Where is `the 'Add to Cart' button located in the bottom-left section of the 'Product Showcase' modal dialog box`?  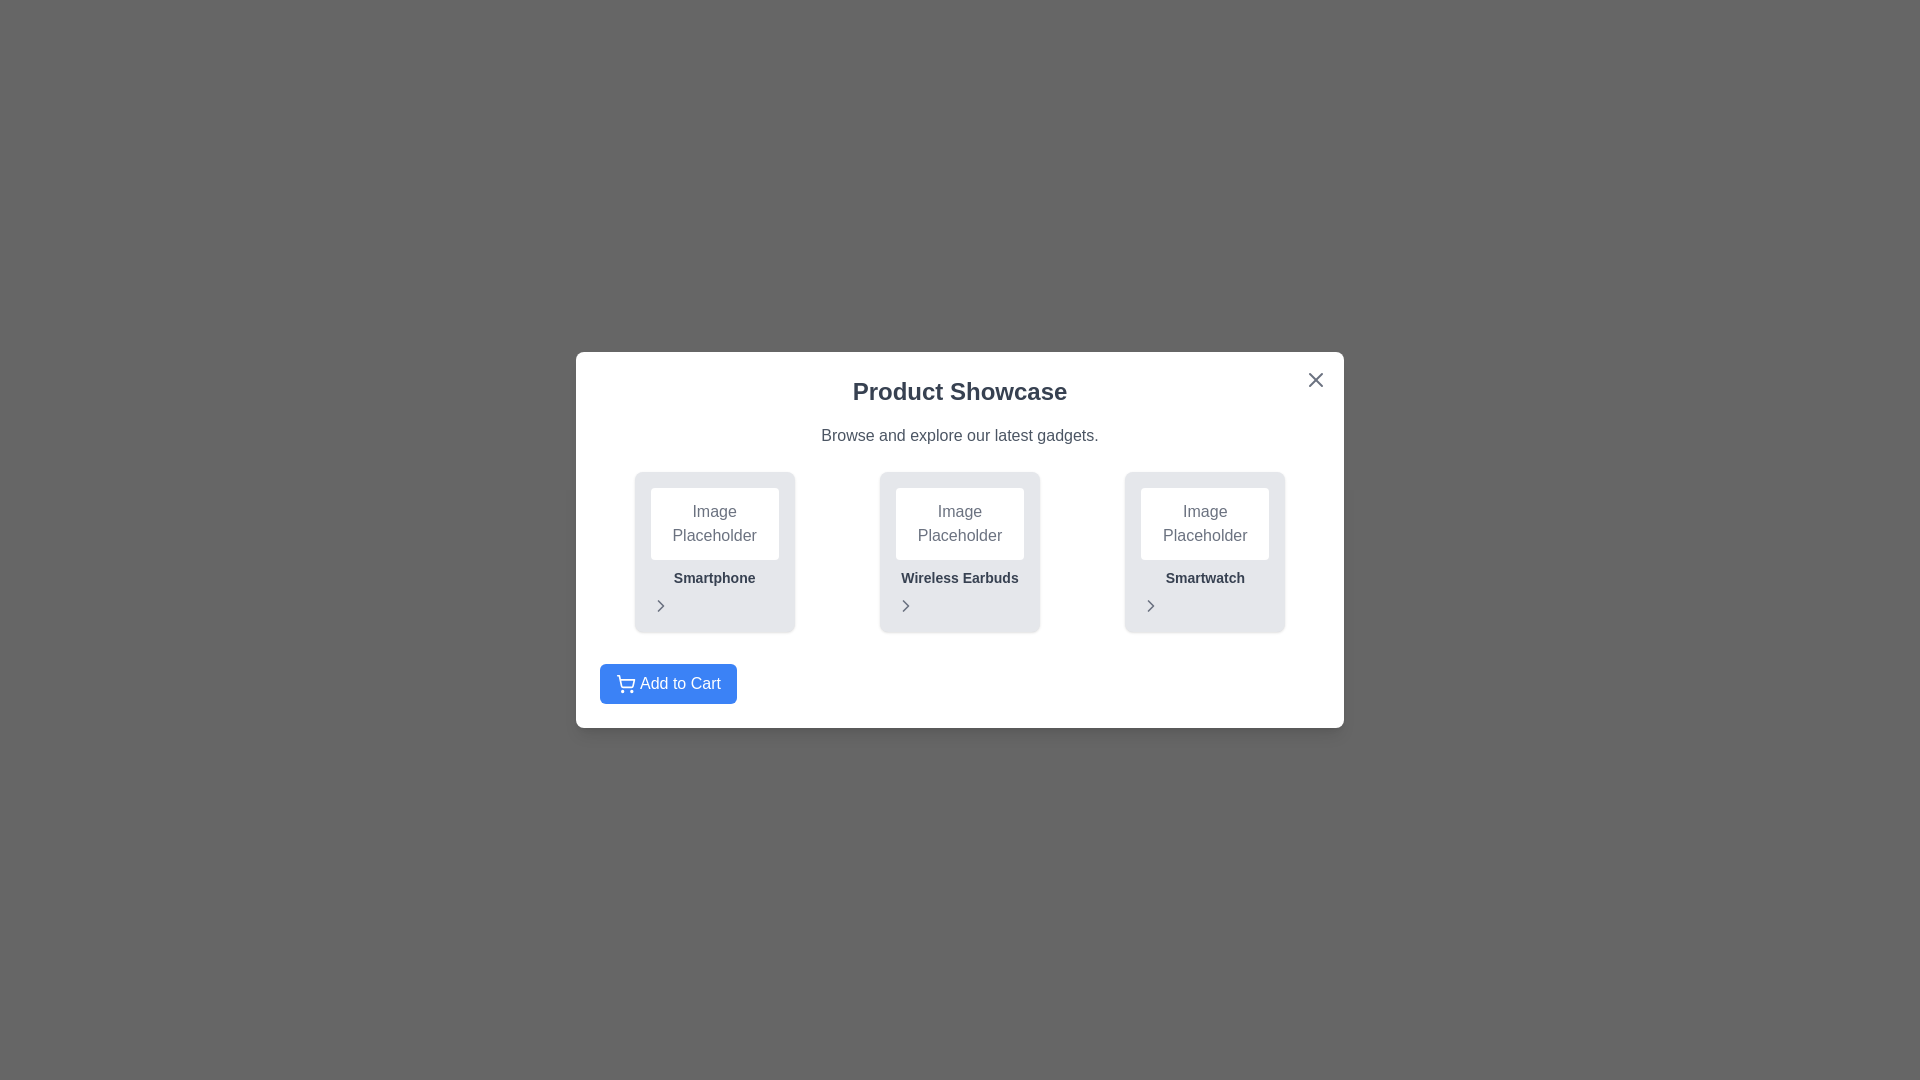 the 'Add to Cart' button located in the bottom-left section of the 'Product Showcase' modal dialog box is located at coordinates (668, 682).